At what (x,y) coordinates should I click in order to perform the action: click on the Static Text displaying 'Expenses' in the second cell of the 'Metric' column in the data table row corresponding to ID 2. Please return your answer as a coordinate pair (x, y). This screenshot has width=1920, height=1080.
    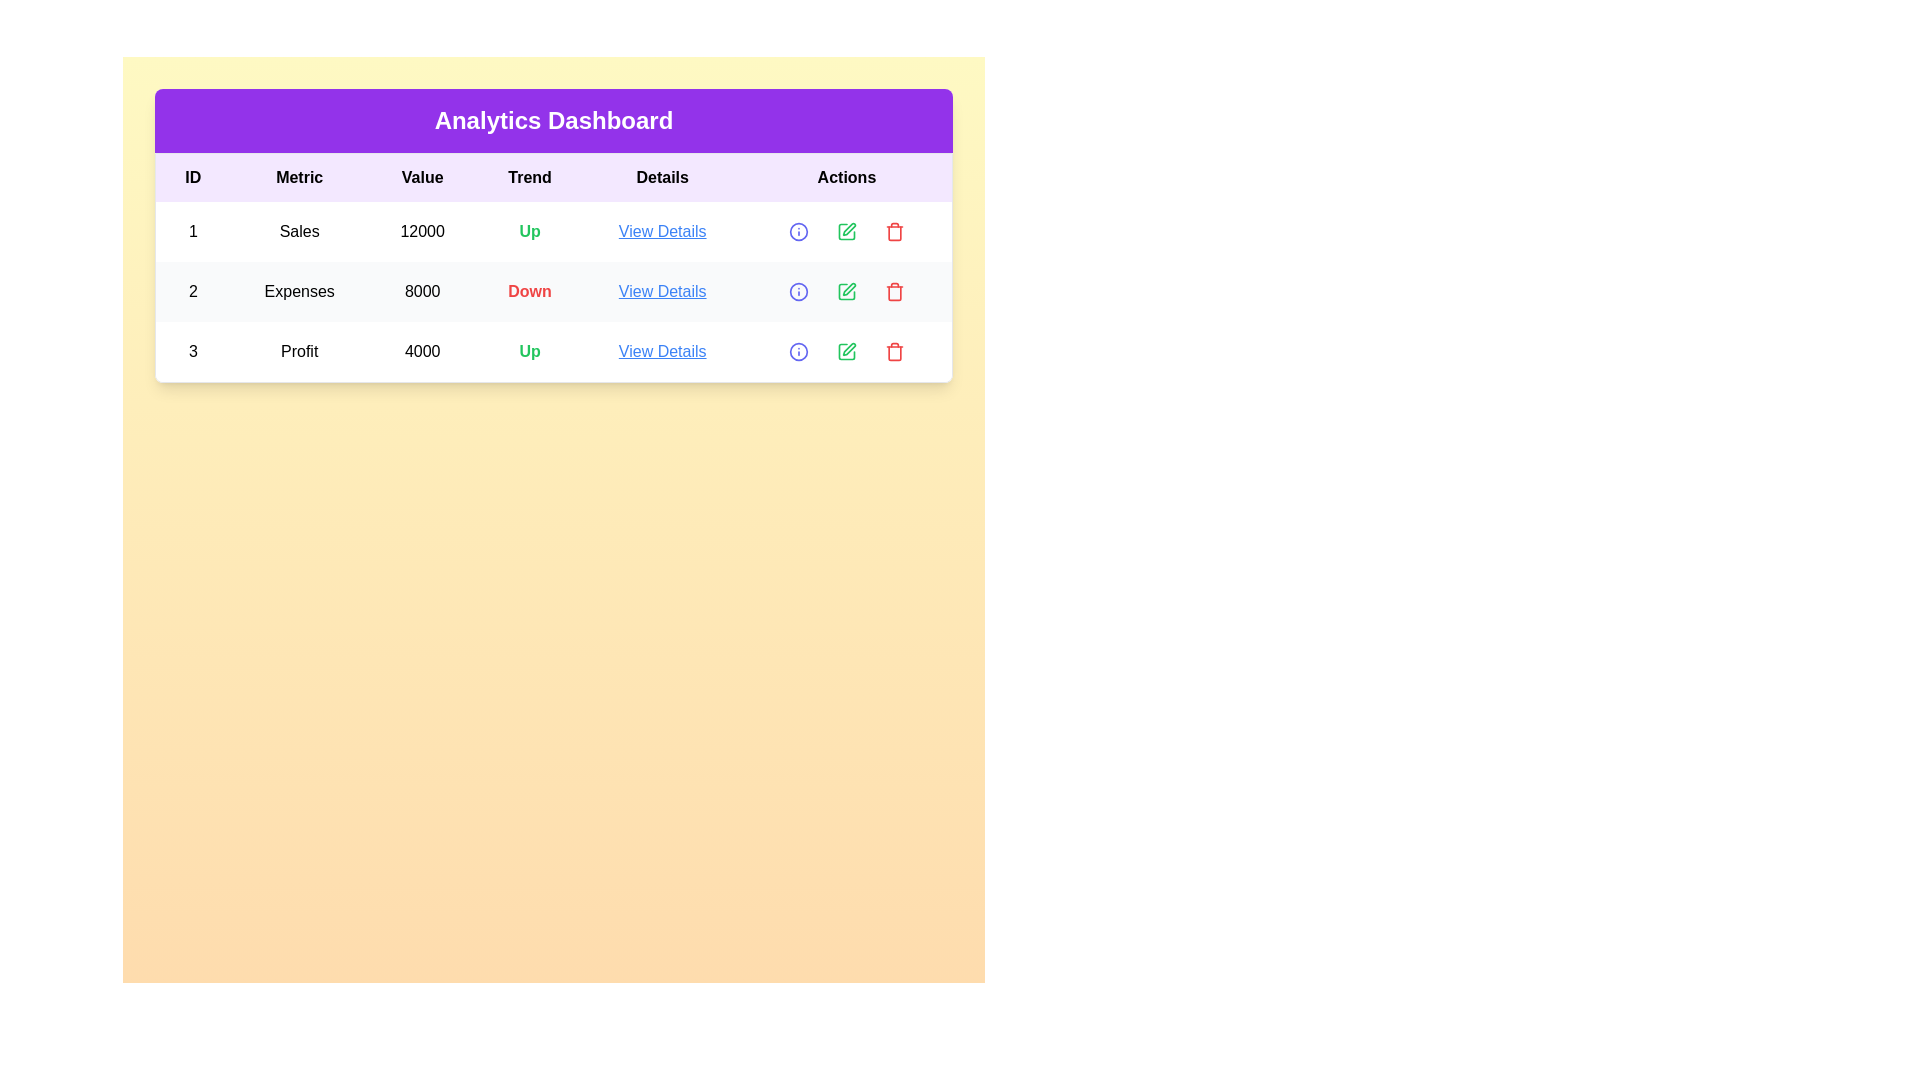
    Looking at the image, I should click on (298, 292).